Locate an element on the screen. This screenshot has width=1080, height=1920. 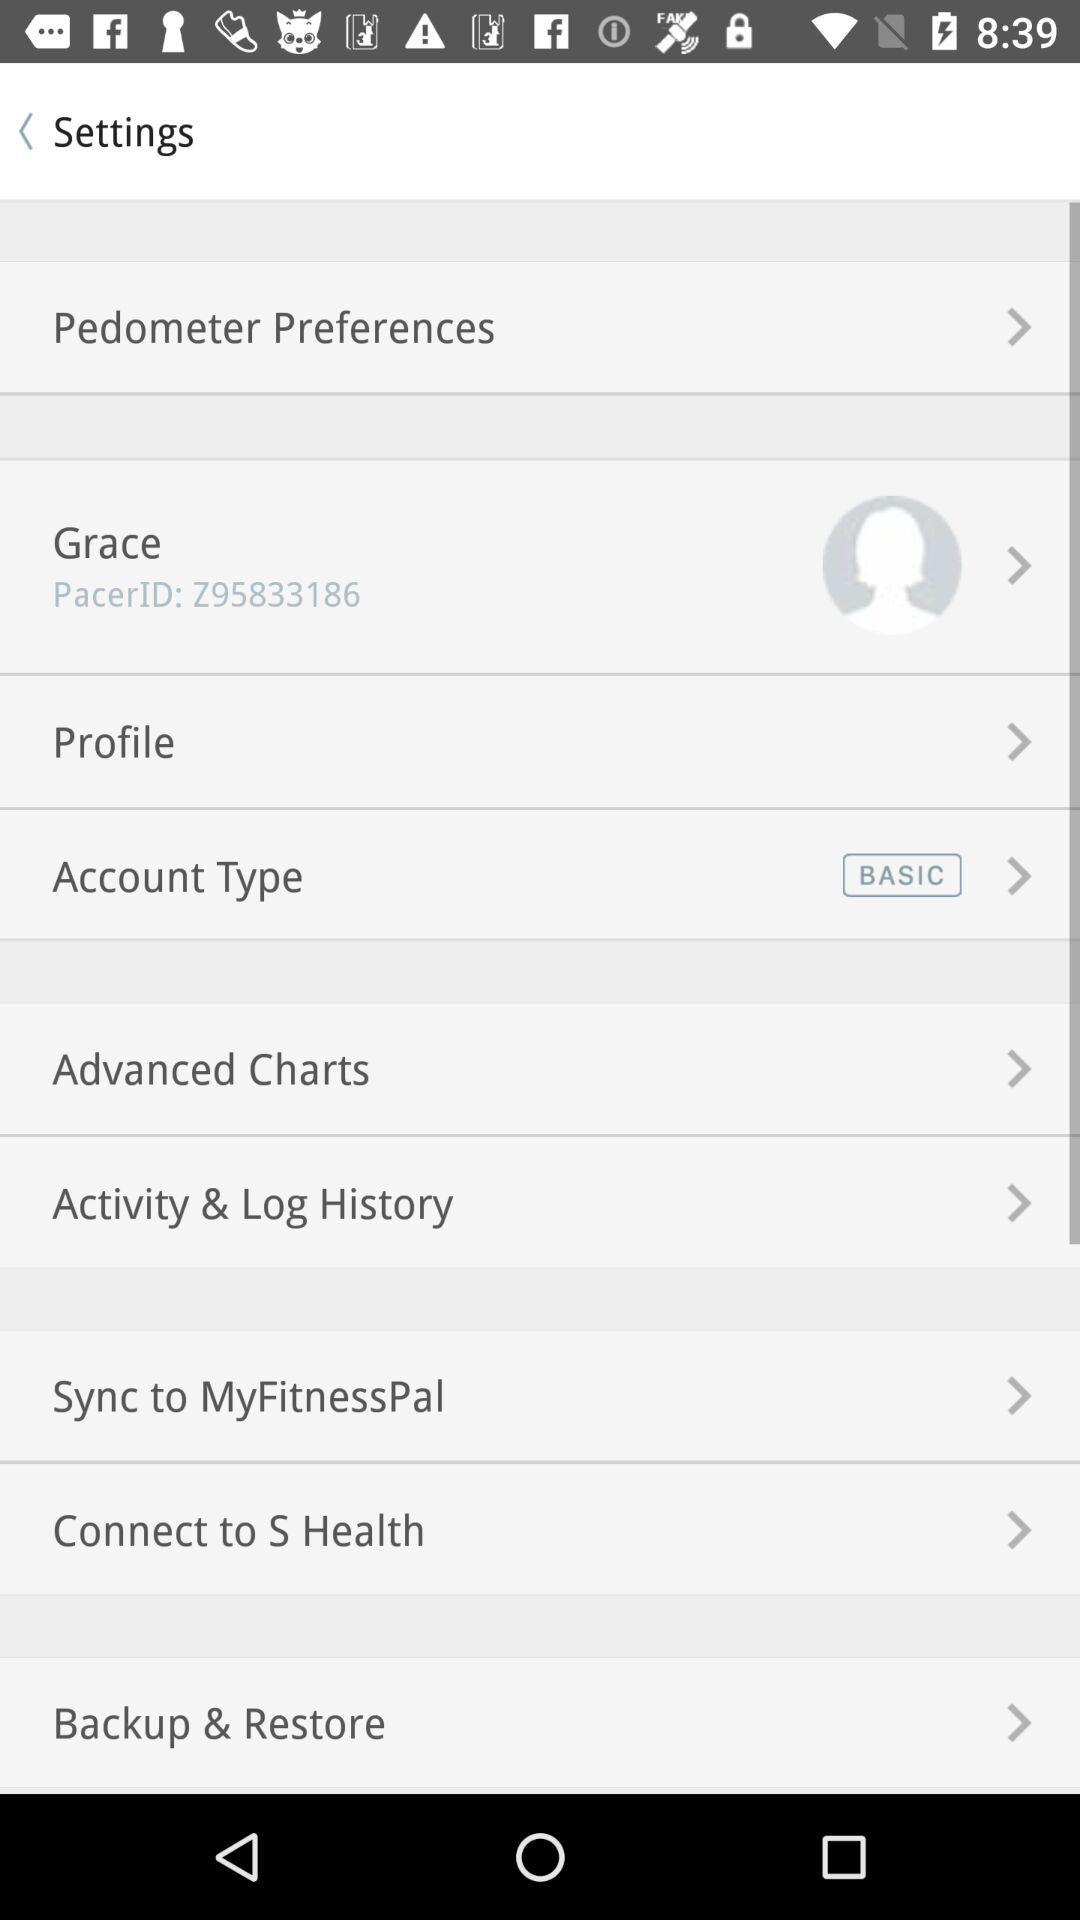
item above account type item is located at coordinates (86, 740).